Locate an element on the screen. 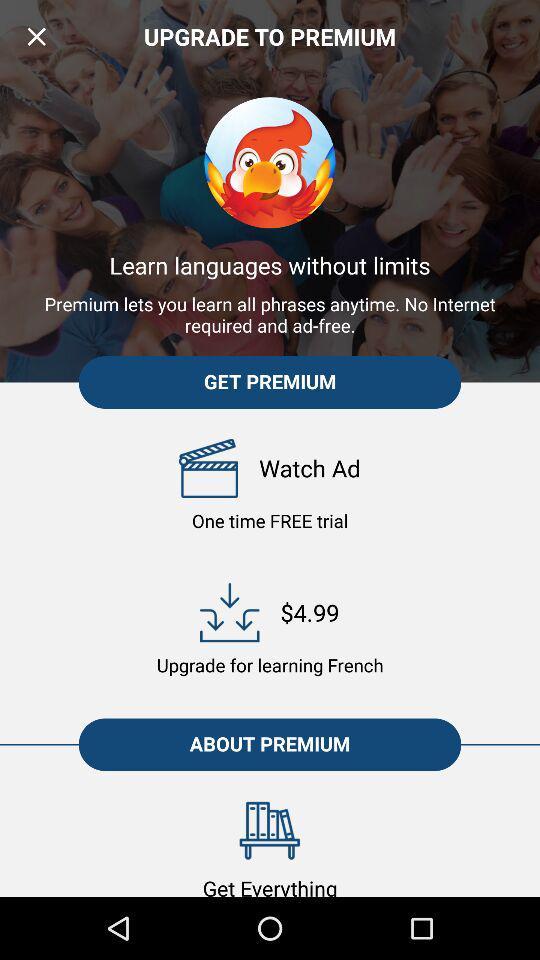  item above the learn languages without icon is located at coordinates (36, 35).